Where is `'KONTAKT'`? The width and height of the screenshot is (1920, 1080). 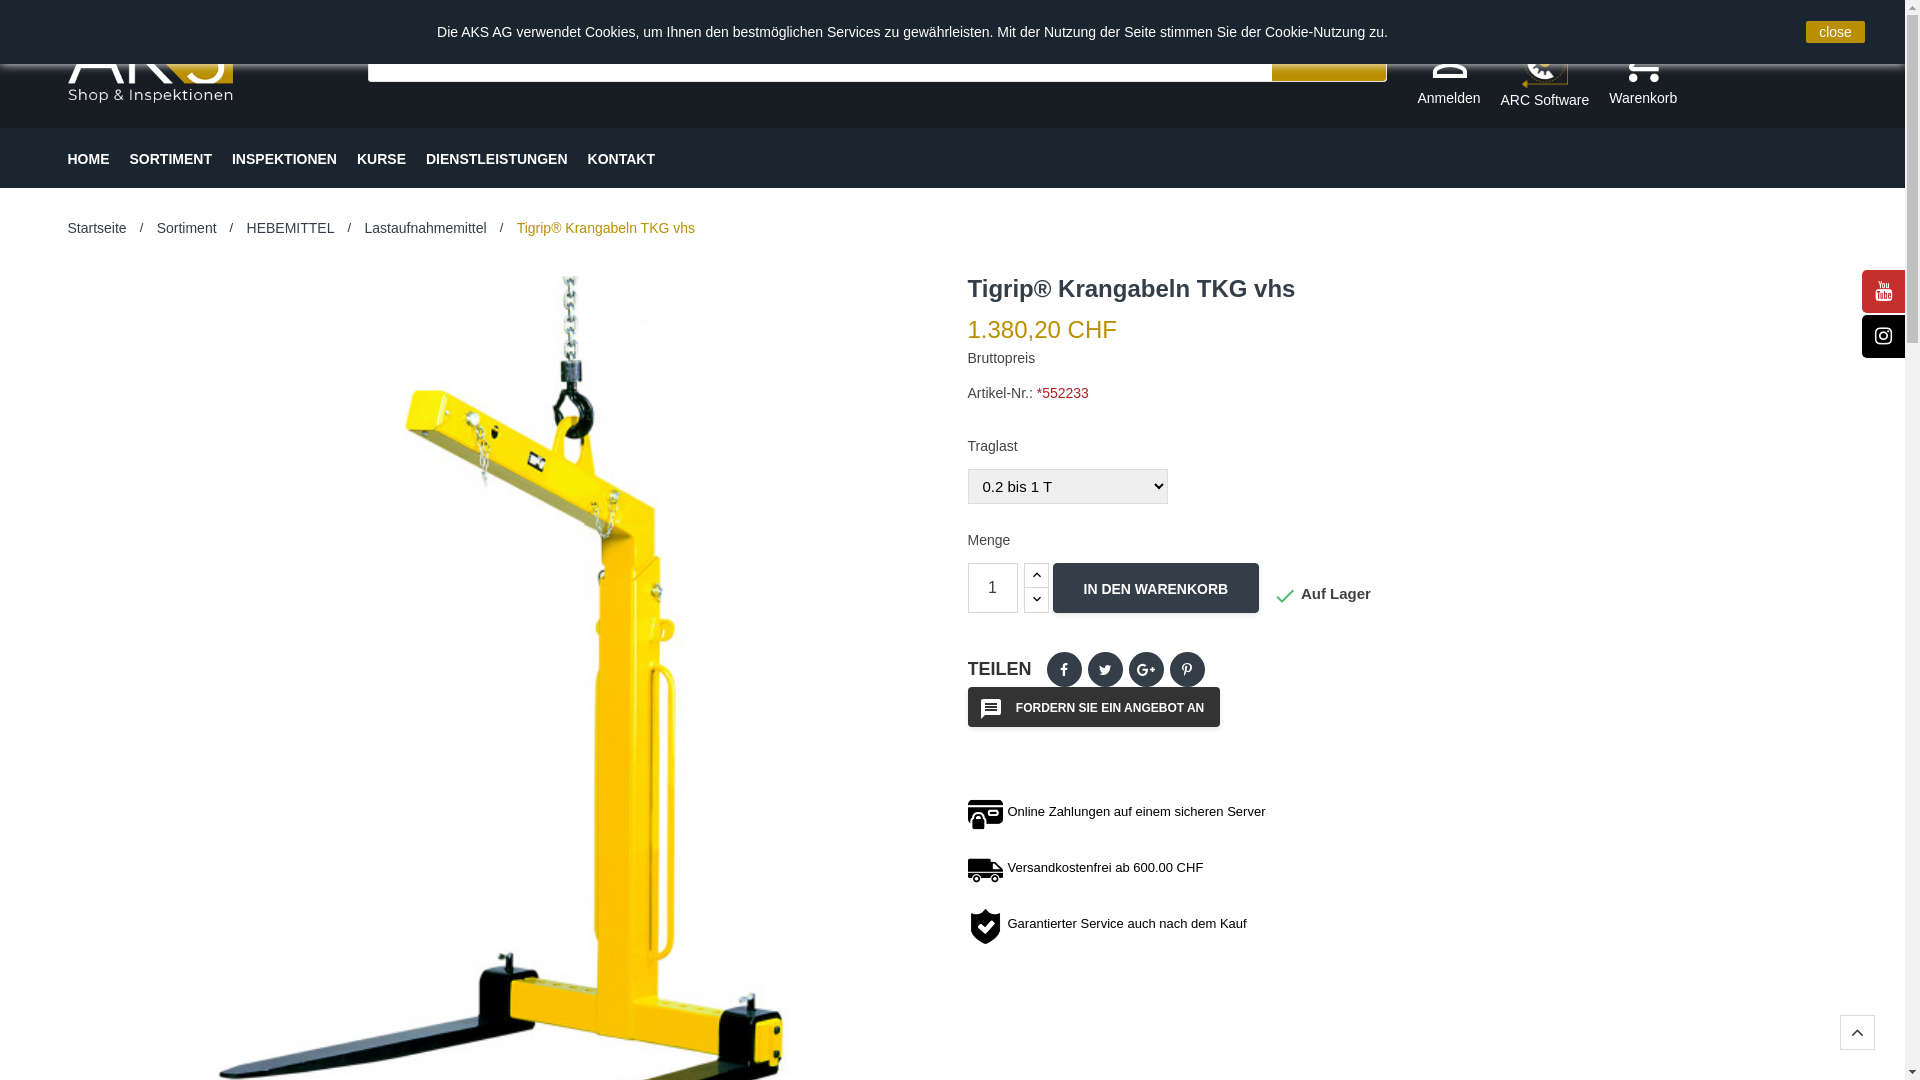
'KONTAKT' is located at coordinates (620, 157).